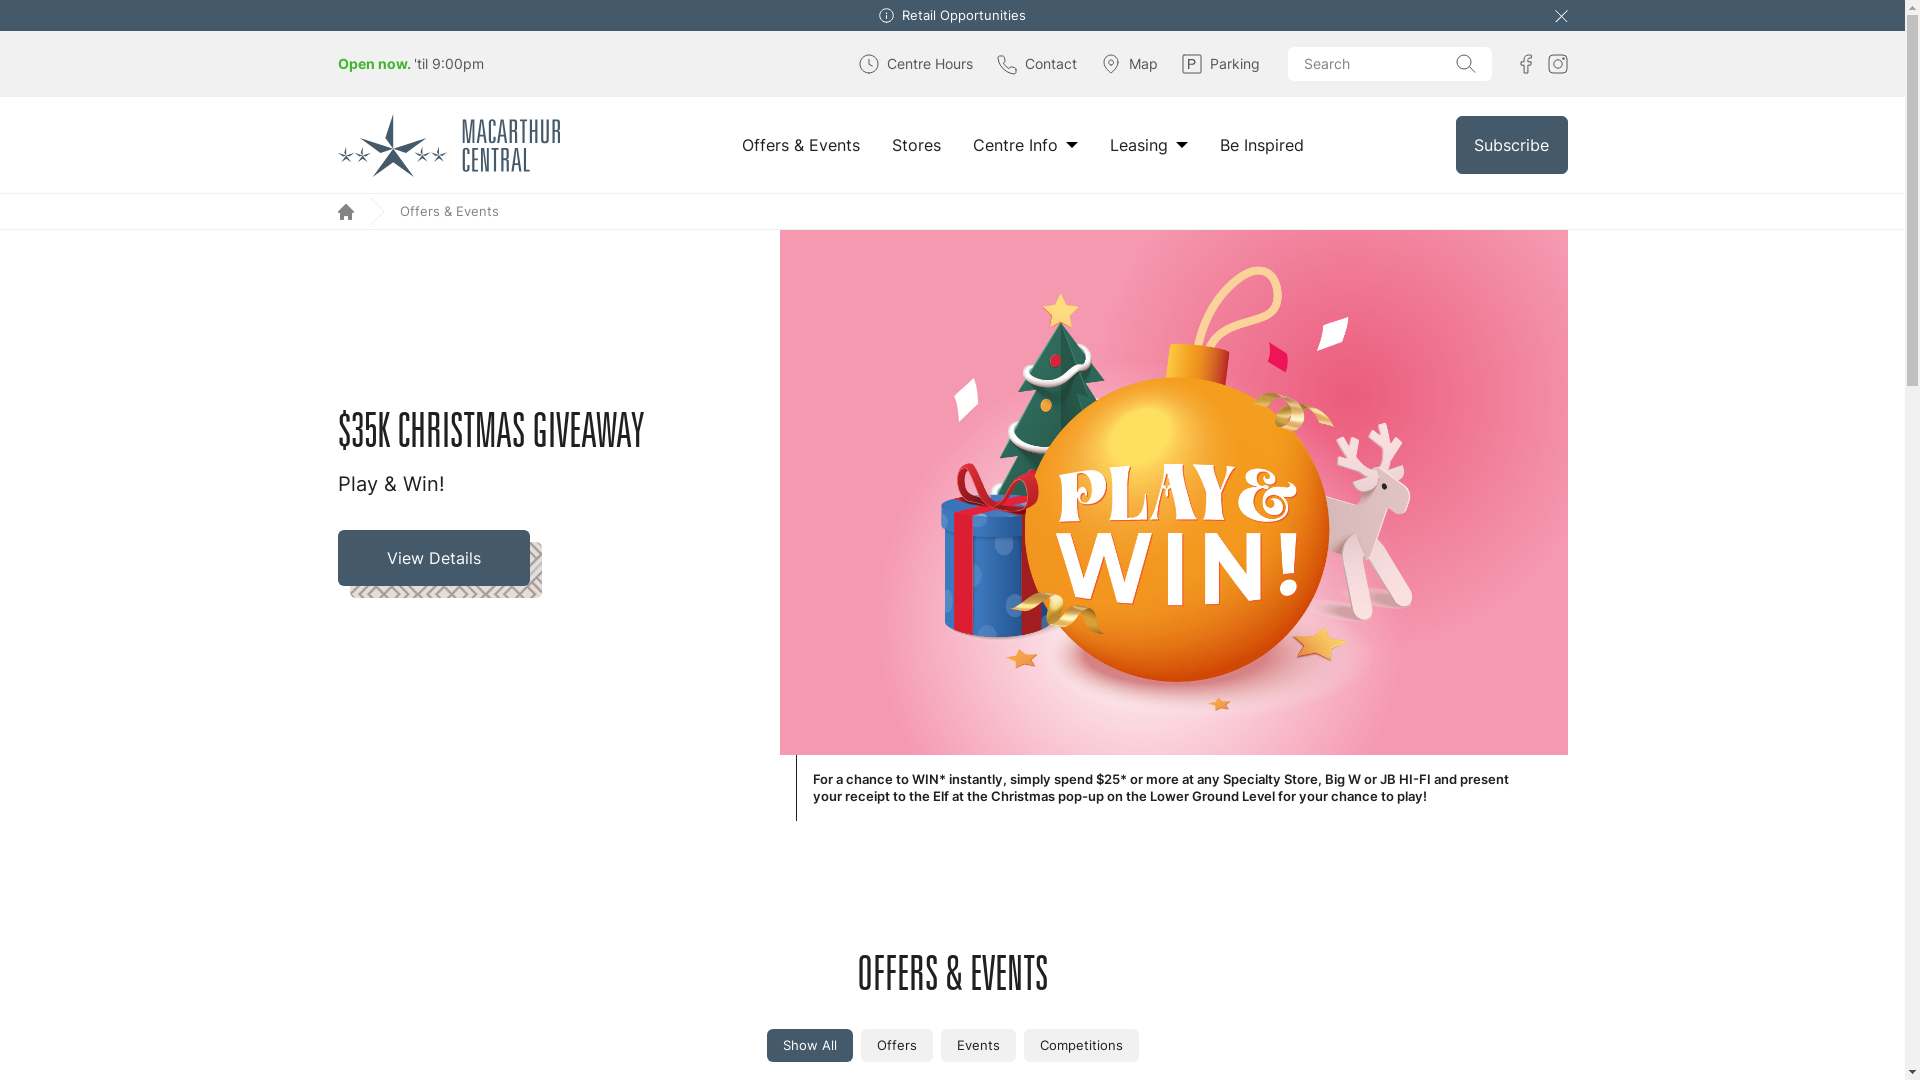 This screenshot has width=1920, height=1080. What do you see at coordinates (345, 212) in the screenshot?
I see `'Home'` at bounding box center [345, 212].